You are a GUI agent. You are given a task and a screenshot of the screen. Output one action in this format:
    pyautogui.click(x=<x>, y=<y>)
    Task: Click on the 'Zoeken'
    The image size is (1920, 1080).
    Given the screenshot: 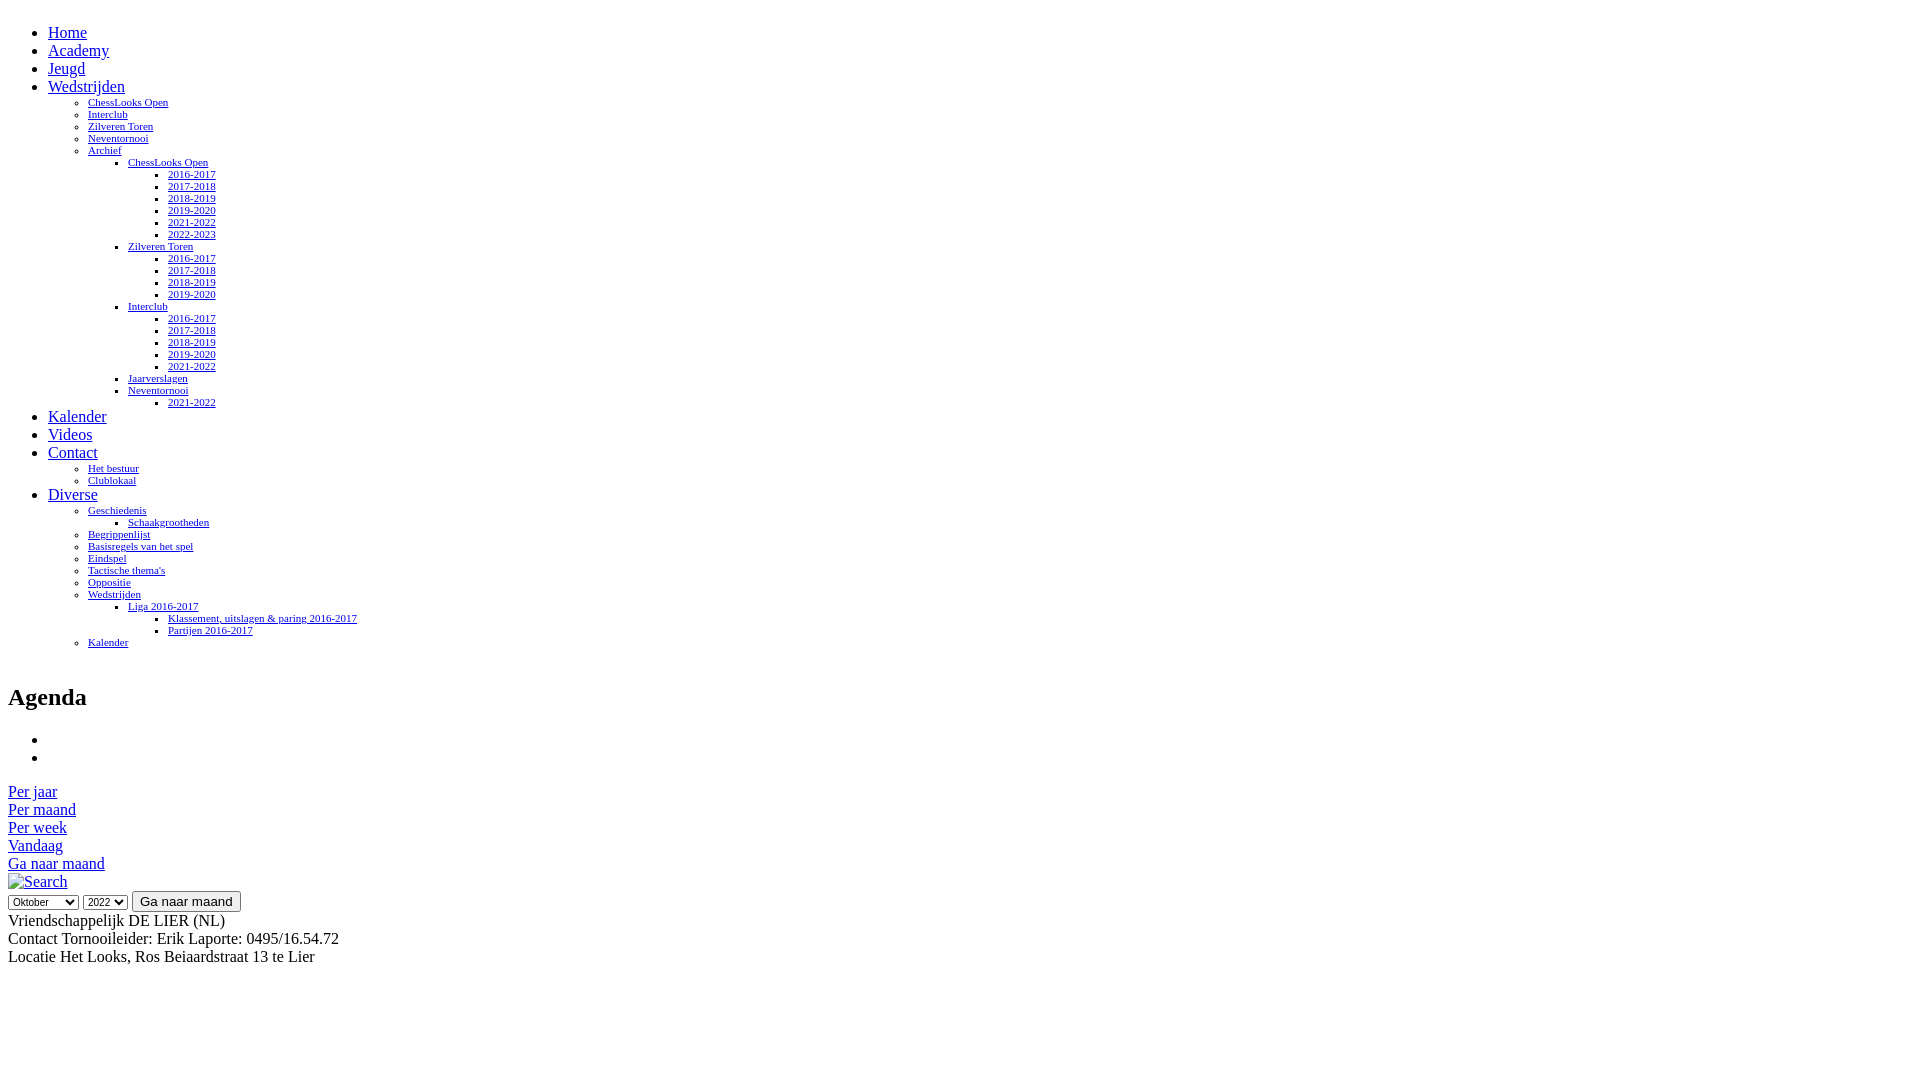 What is the action you would take?
    pyautogui.click(x=8, y=880)
    